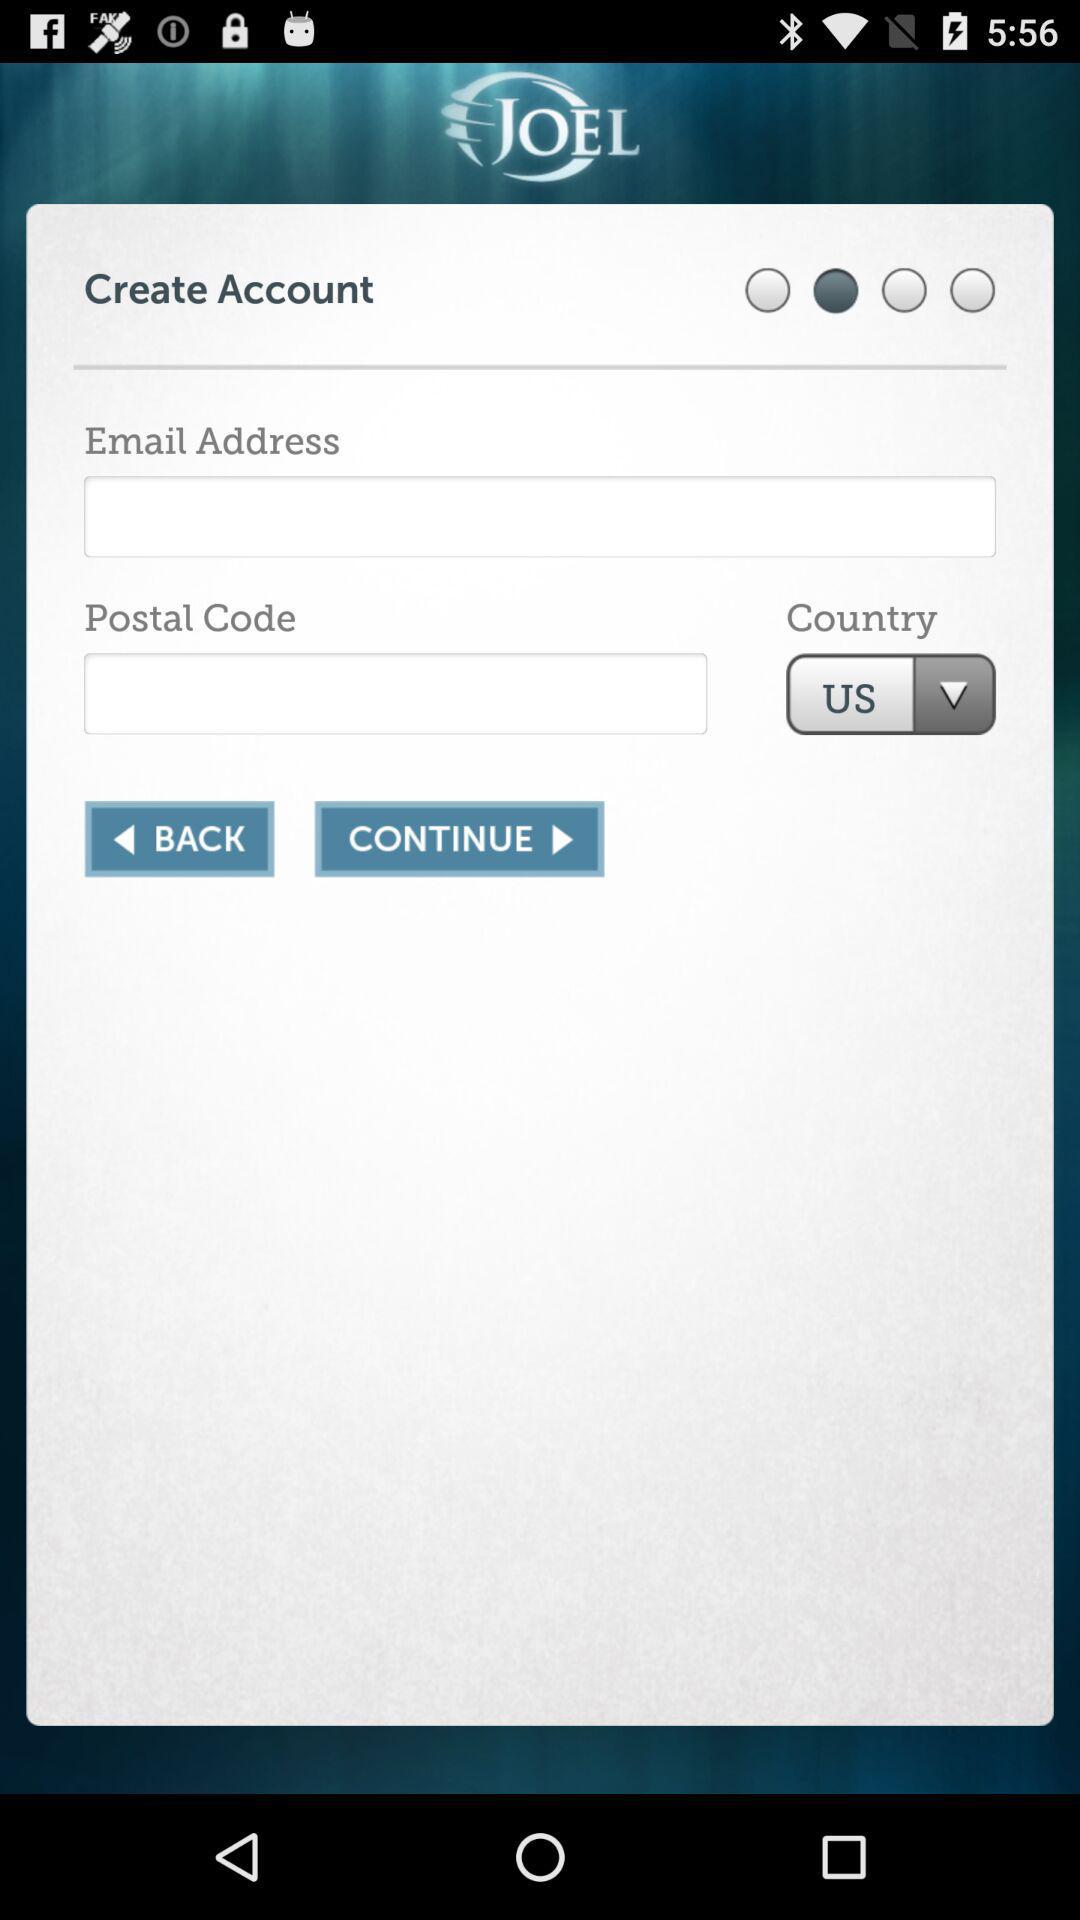  Describe the element at coordinates (459, 839) in the screenshot. I see `continue` at that location.